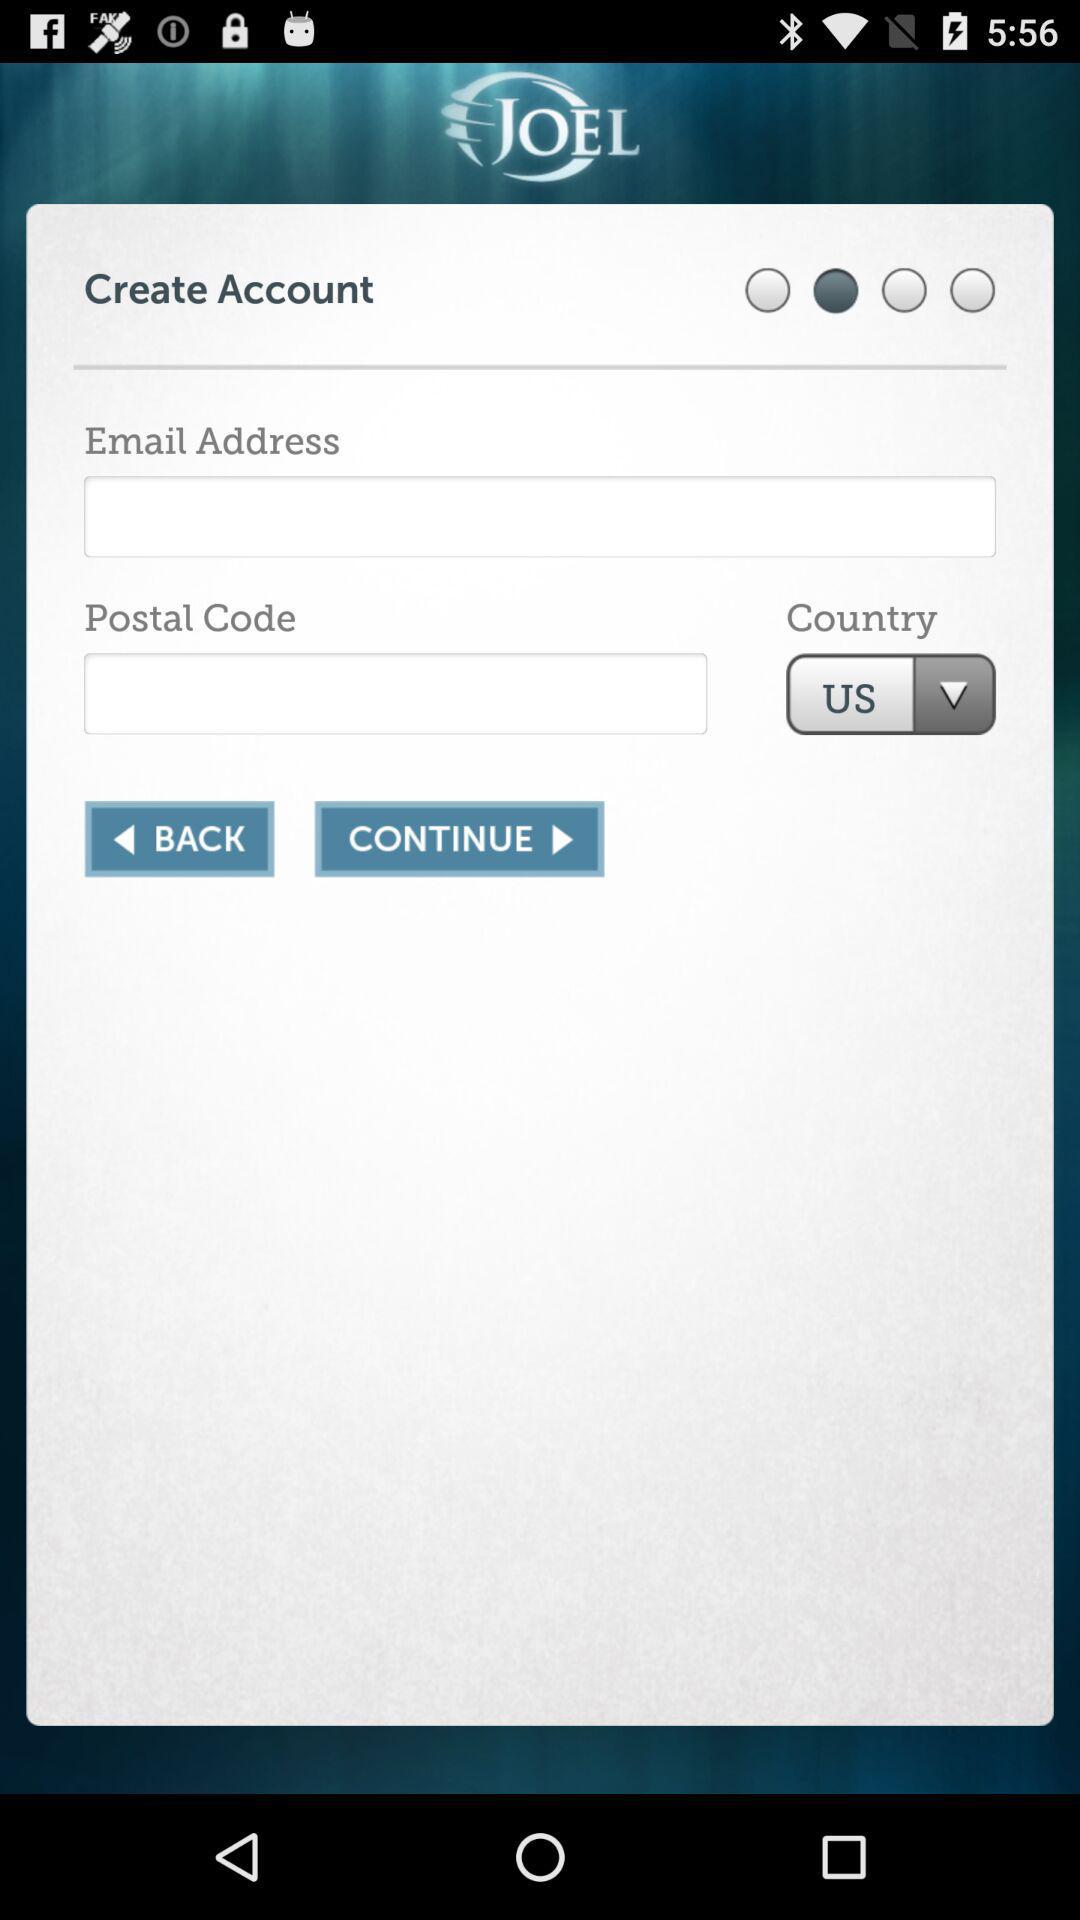  Describe the element at coordinates (459, 839) in the screenshot. I see `continue` at that location.